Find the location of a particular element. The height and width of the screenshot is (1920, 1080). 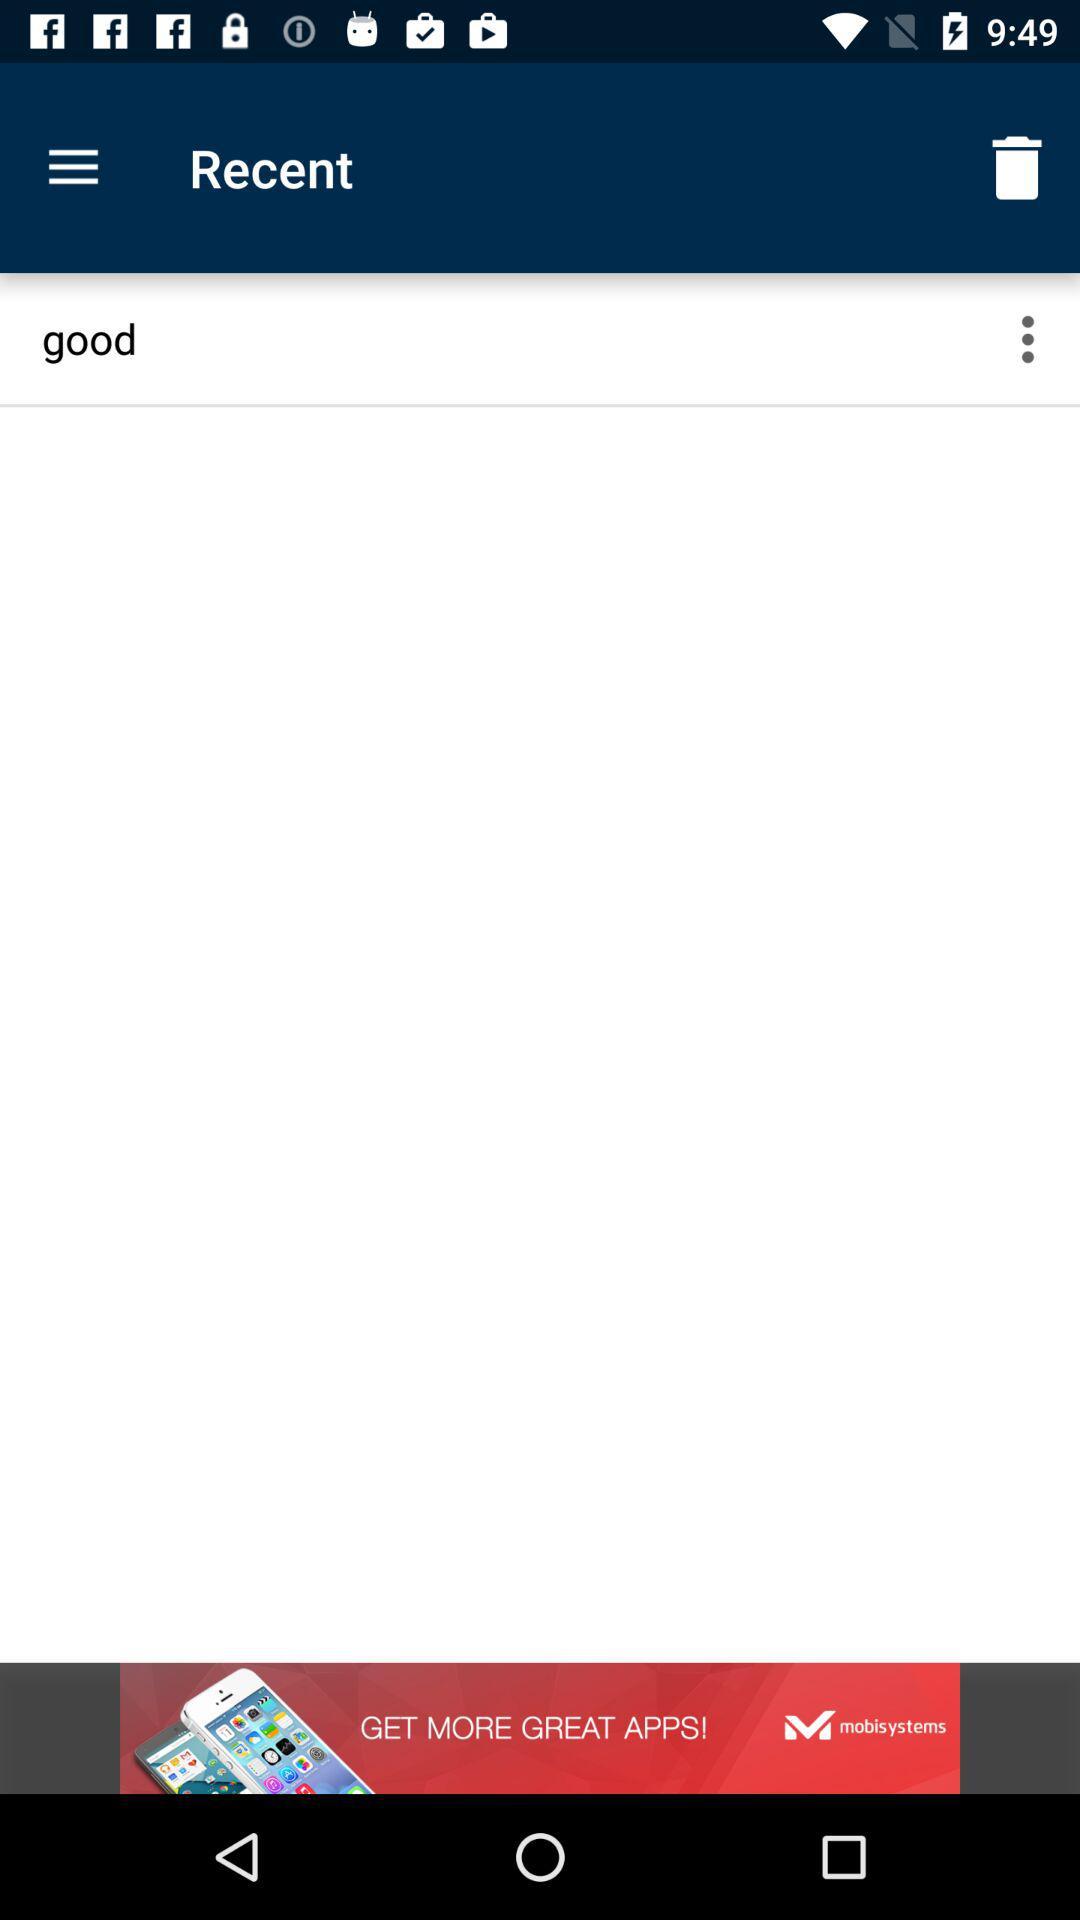

the item below good icon is located at coordinates (540, 1727).